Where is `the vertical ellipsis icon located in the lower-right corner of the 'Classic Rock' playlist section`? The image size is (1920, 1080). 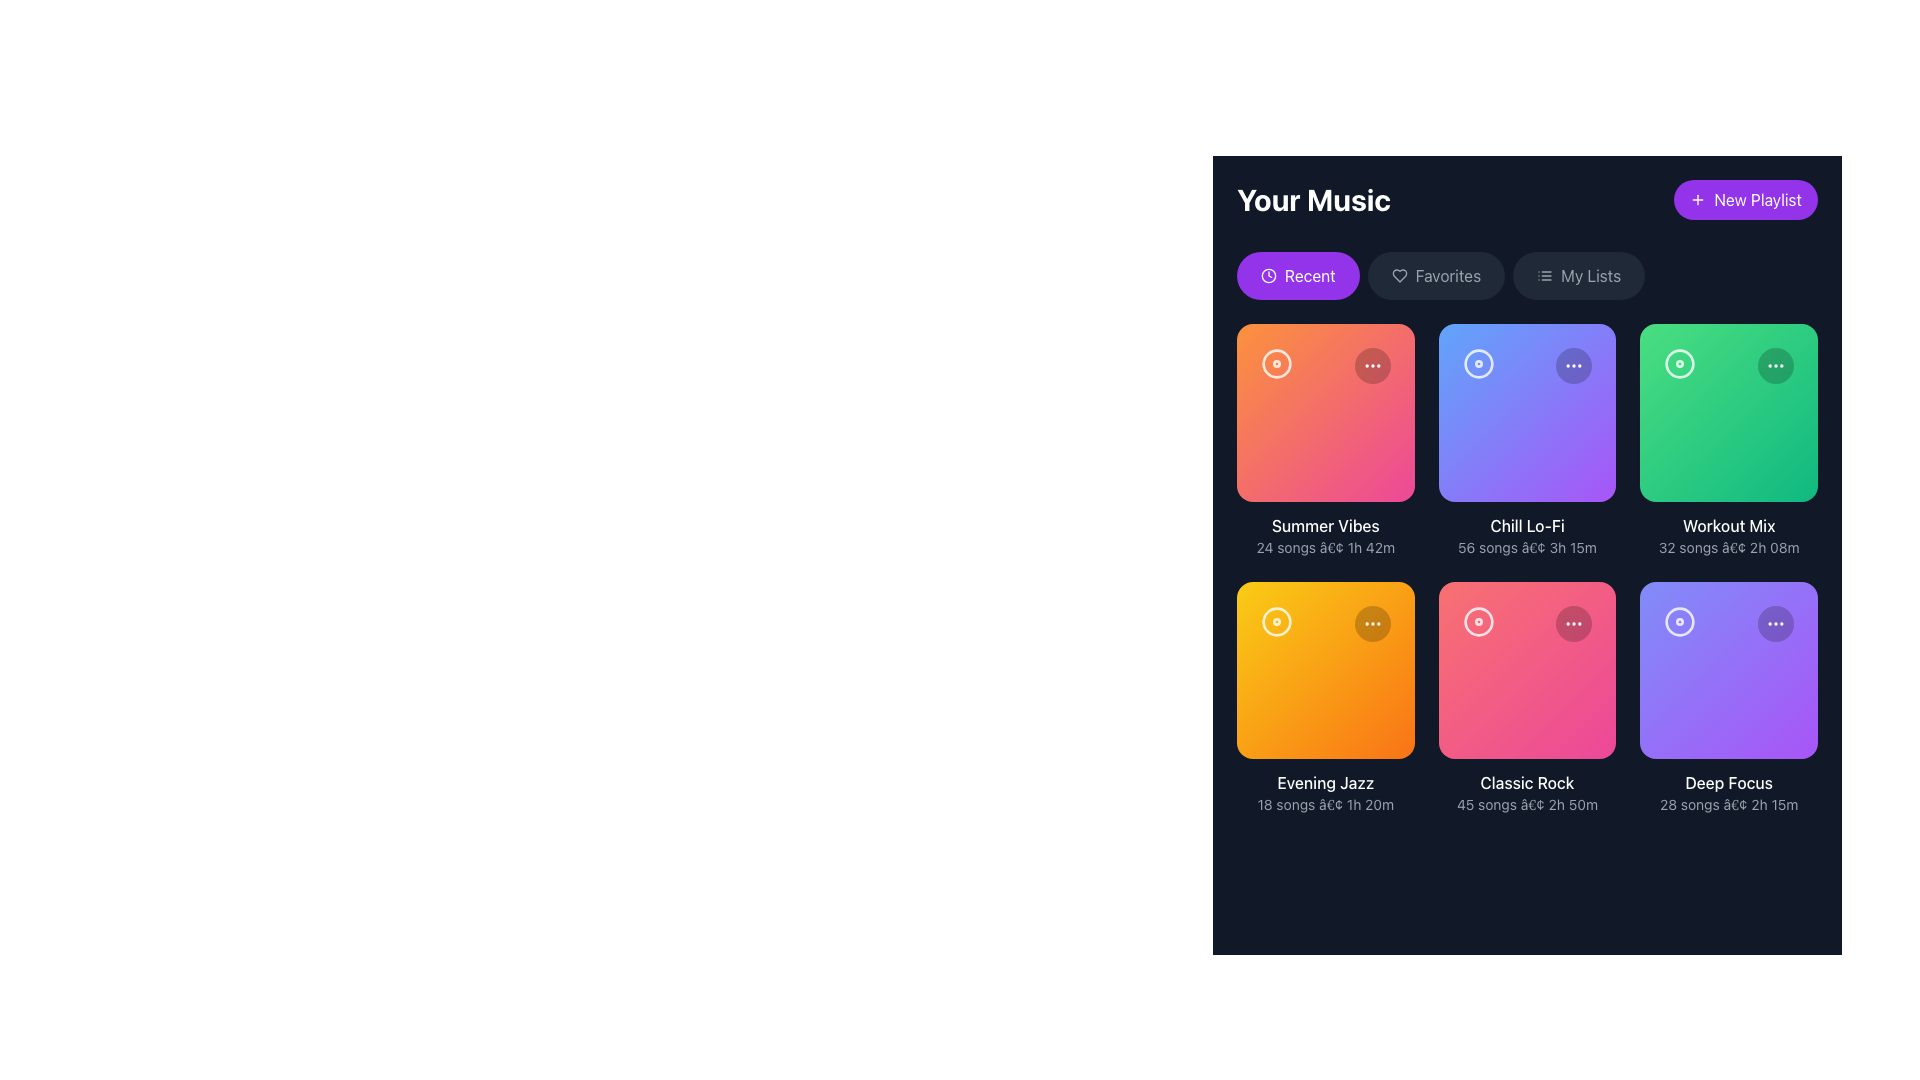 the vertical ellipsis icon located in the lower-right corner of the 'Classic Rock' playlist section is located at coordinates (1573, 622).